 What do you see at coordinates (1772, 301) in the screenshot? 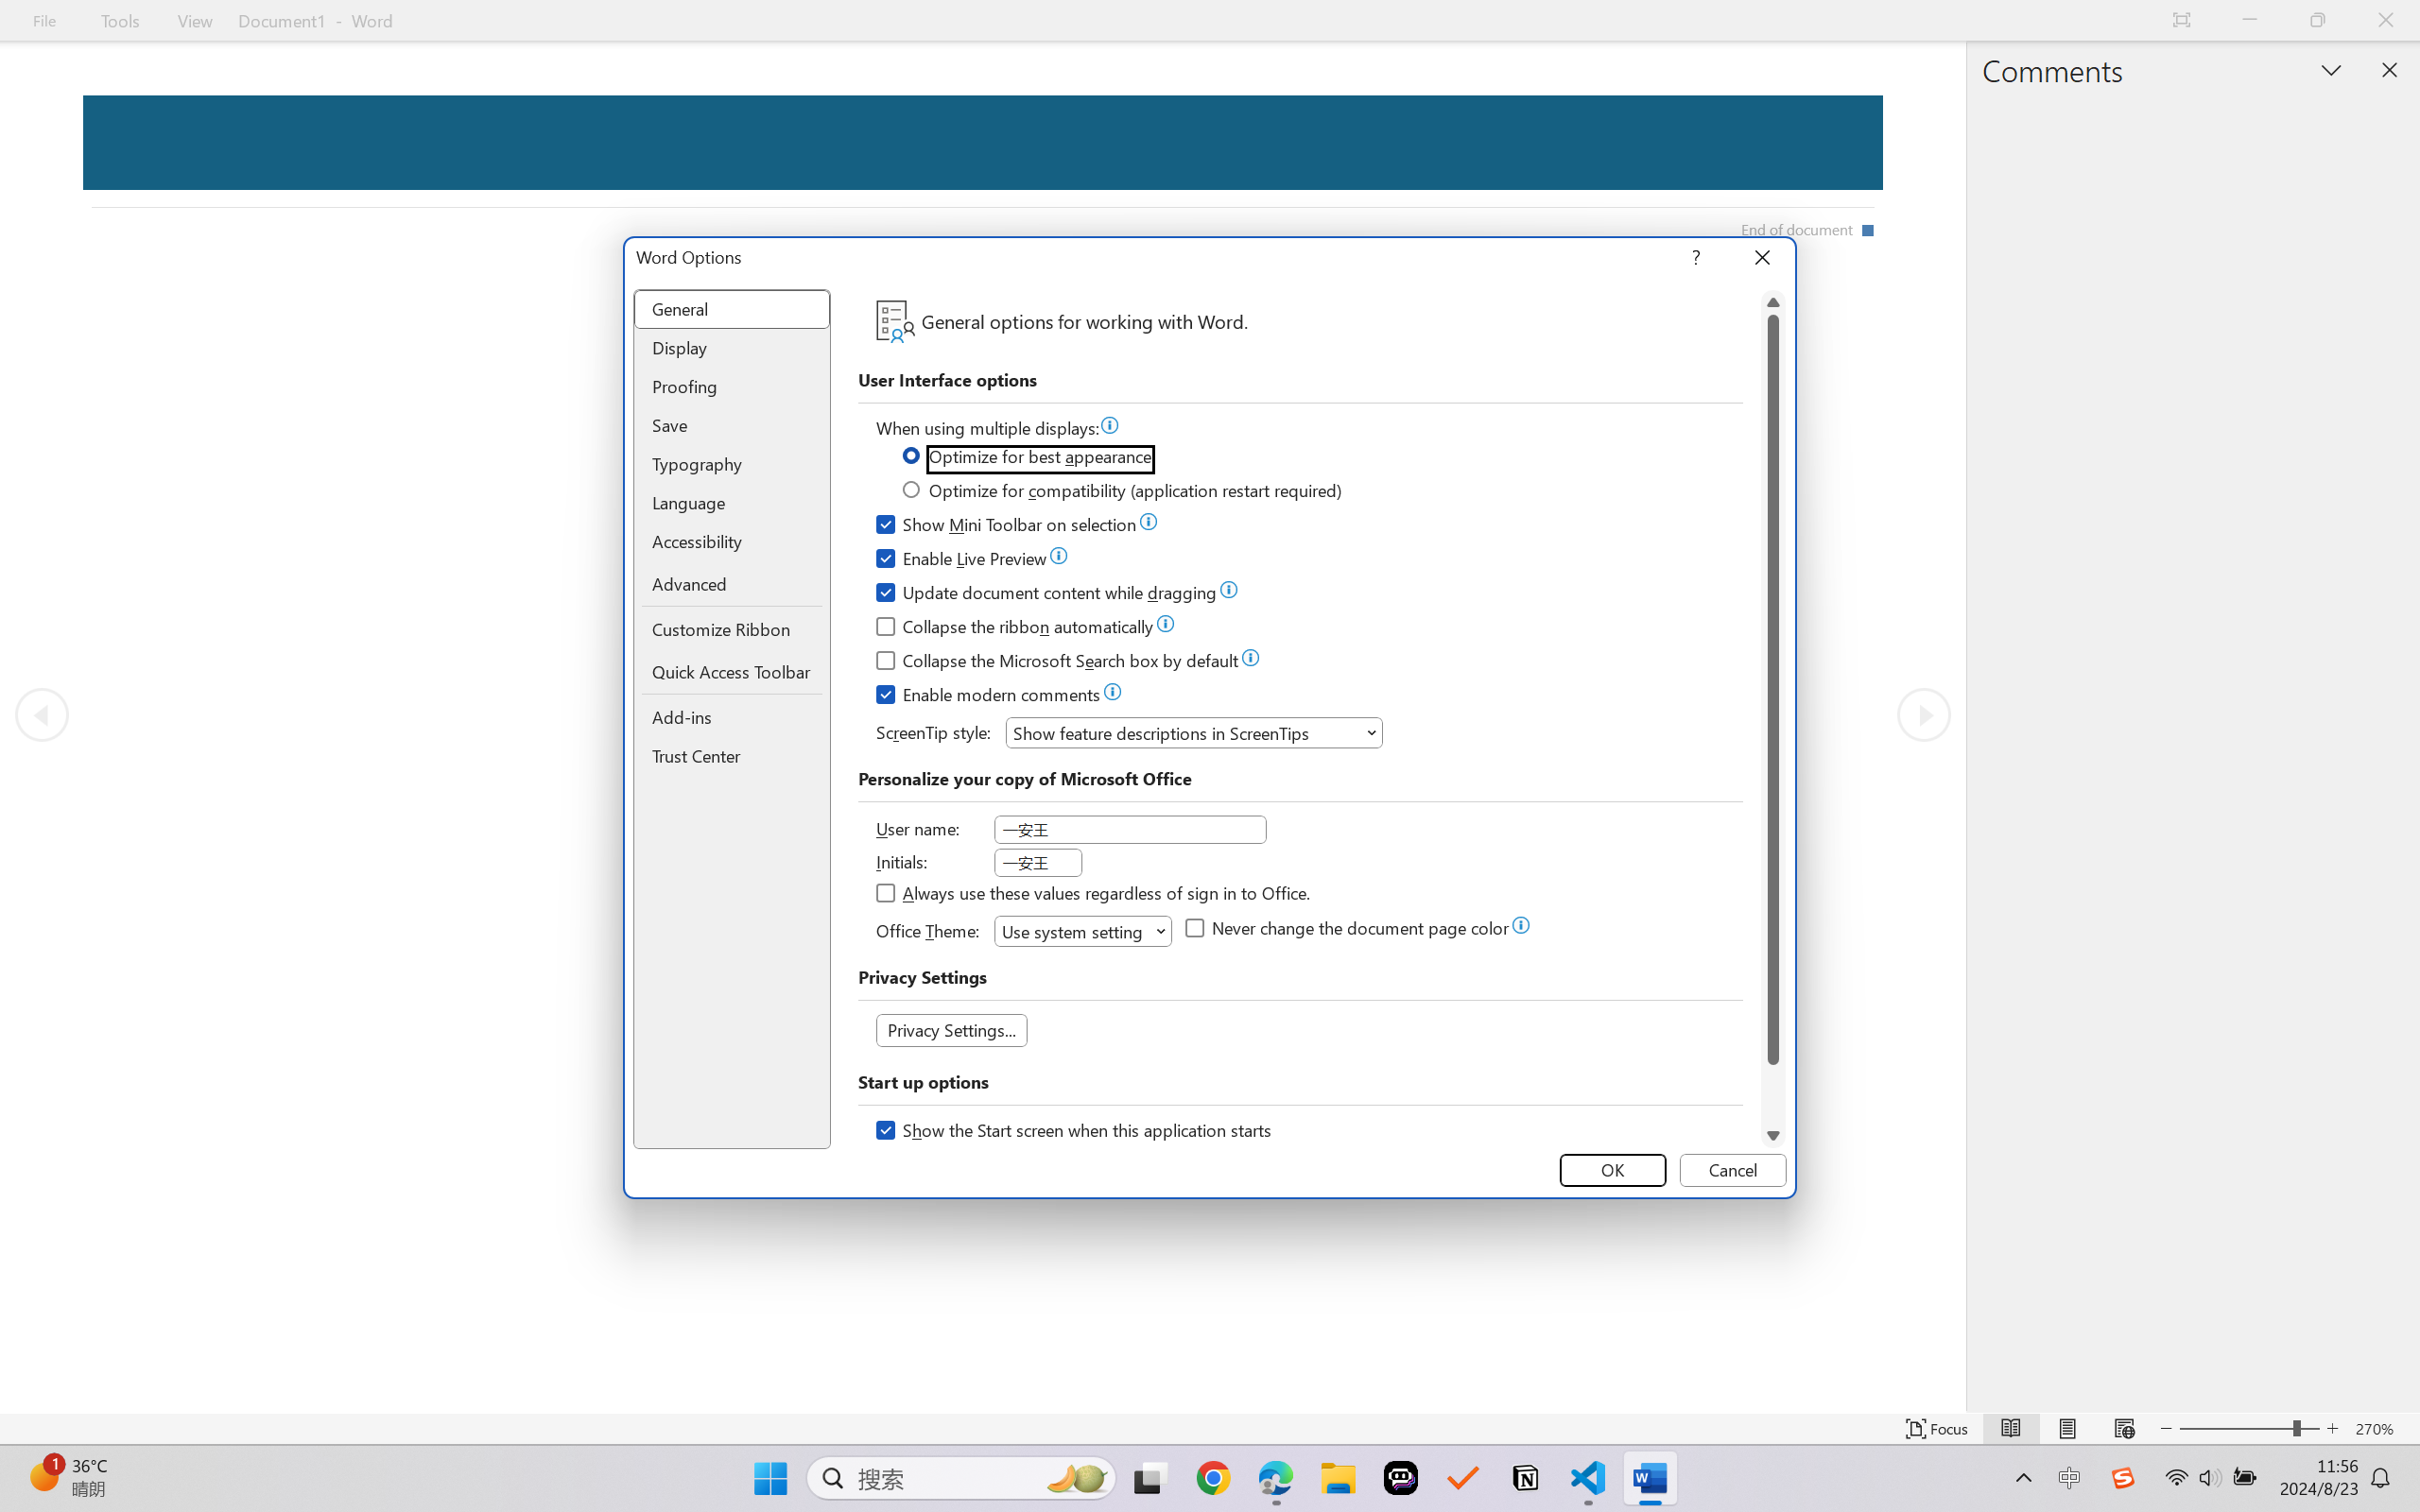
I see `'Line up'` at bounding box center [1772, 301].